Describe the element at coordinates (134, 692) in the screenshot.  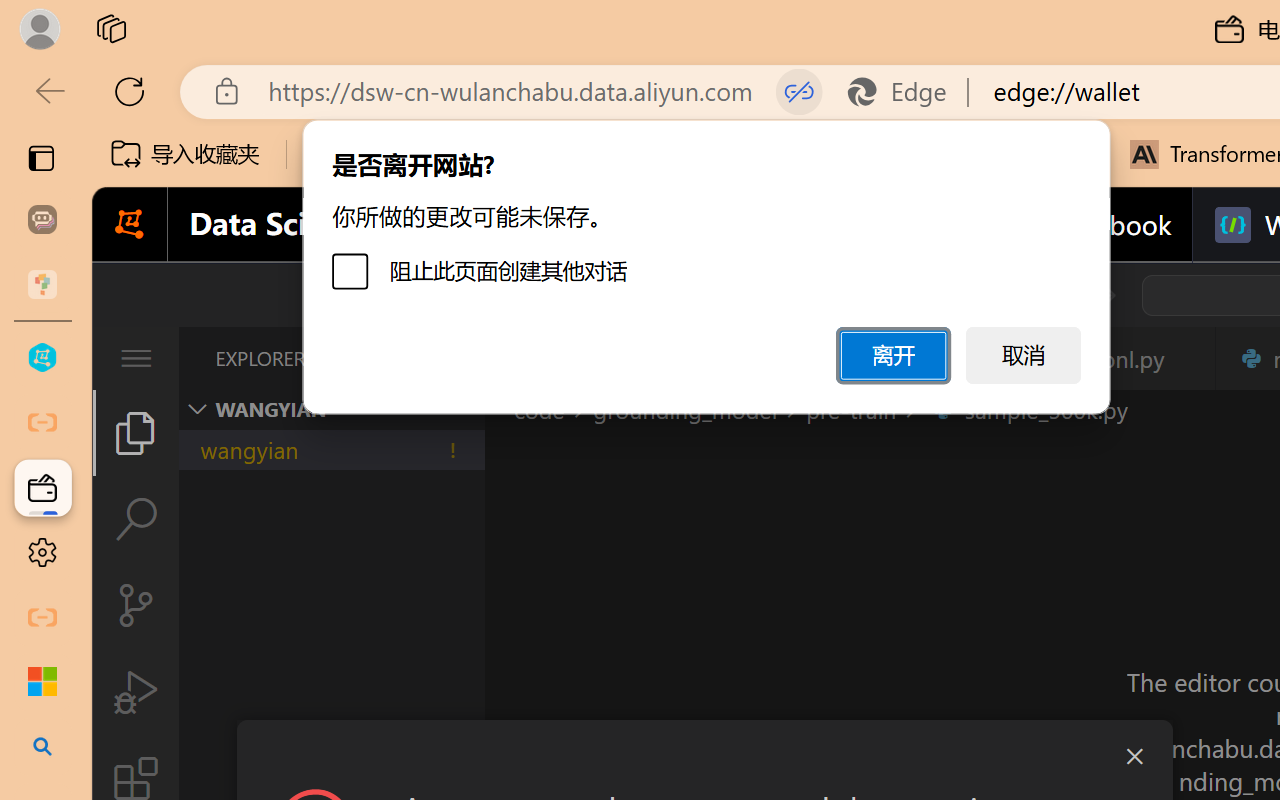
I see `'Run and Debug (Ctrl+Shift+D)'` at that location.